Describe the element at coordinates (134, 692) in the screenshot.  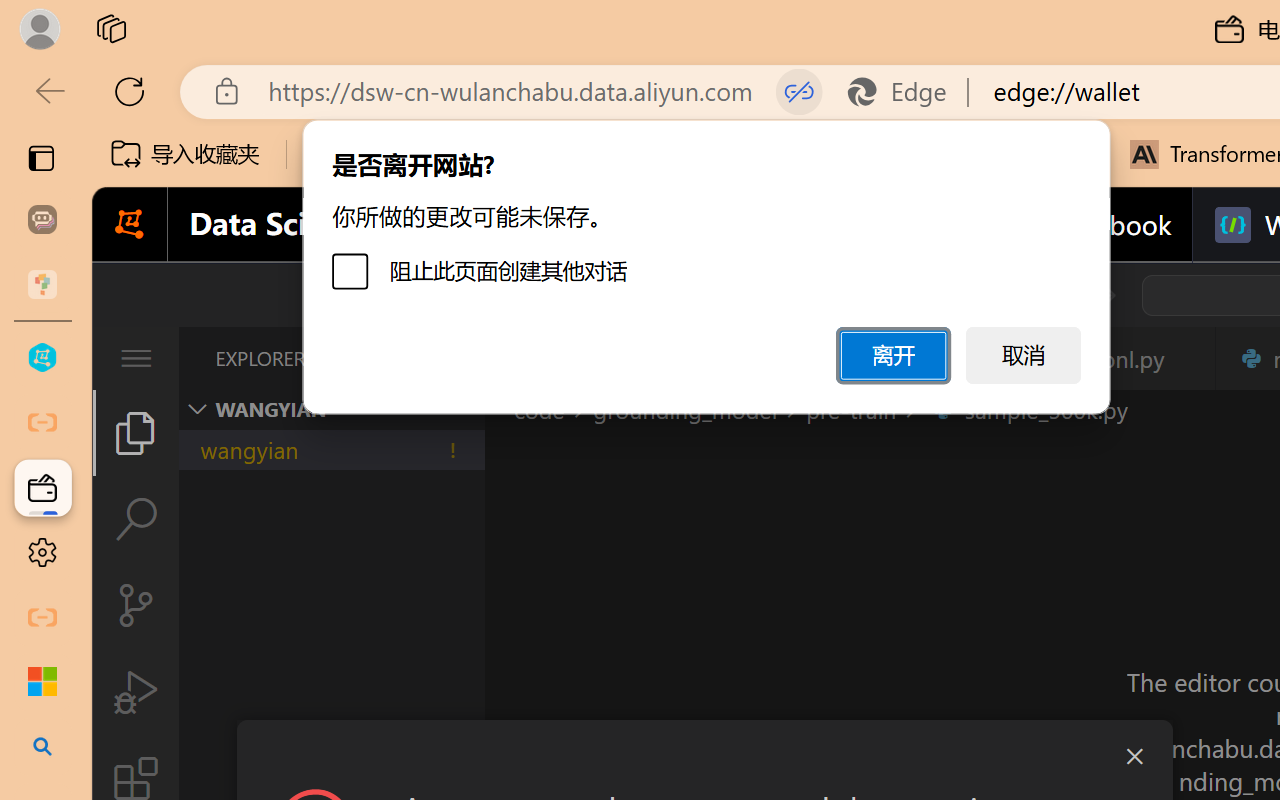
I see `'Run and Debug (Ctrl+Shift+D)'` at that location.